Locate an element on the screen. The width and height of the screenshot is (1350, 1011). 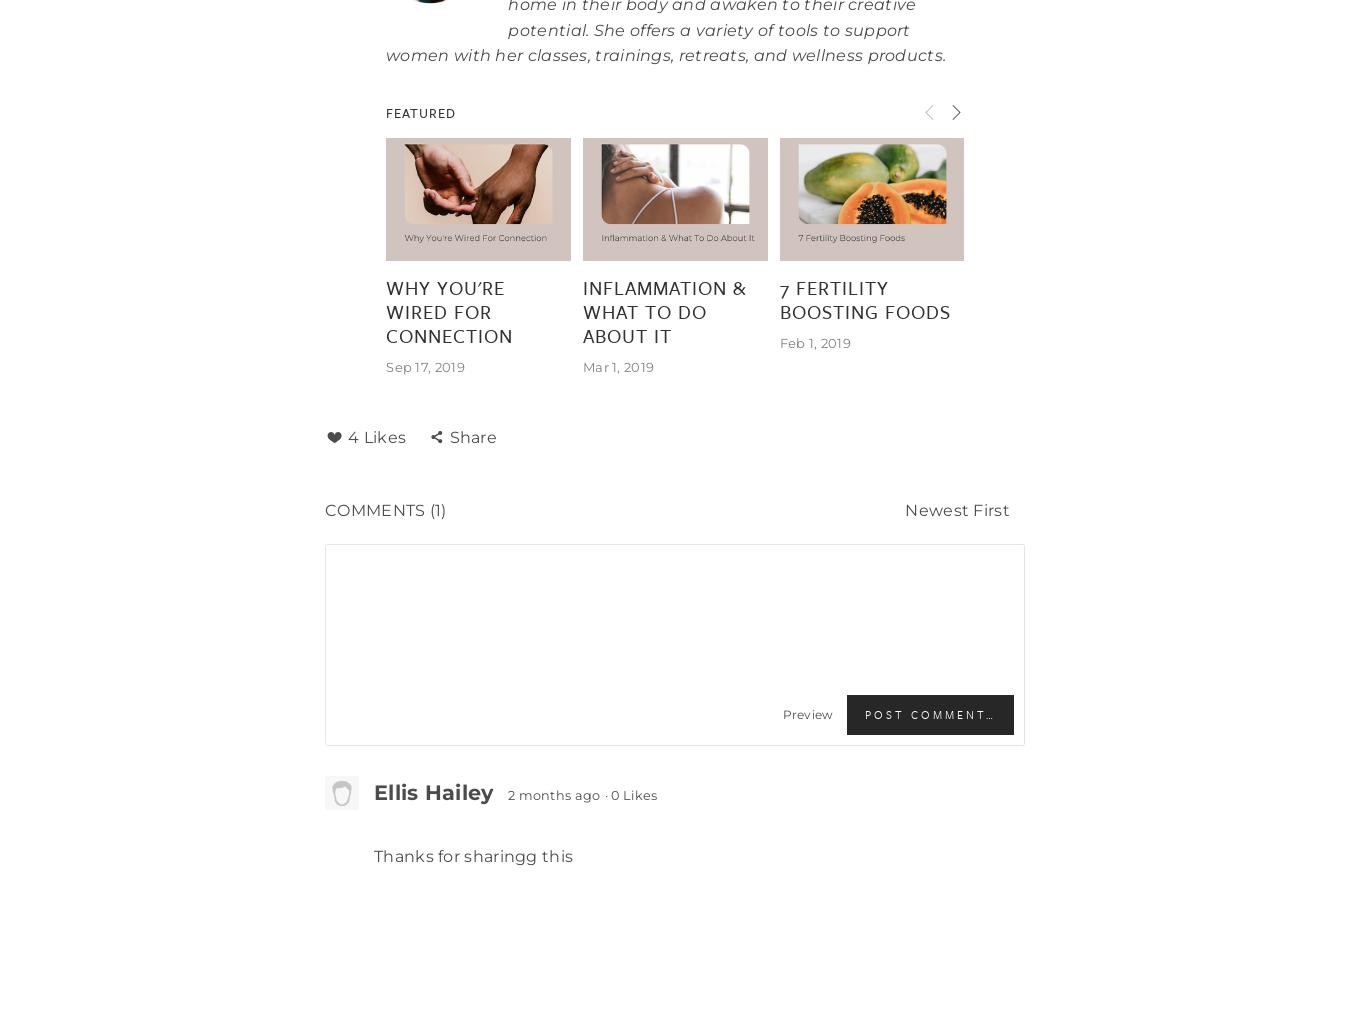
'Why you're wired for connection' is located at coordinates (449, 310).